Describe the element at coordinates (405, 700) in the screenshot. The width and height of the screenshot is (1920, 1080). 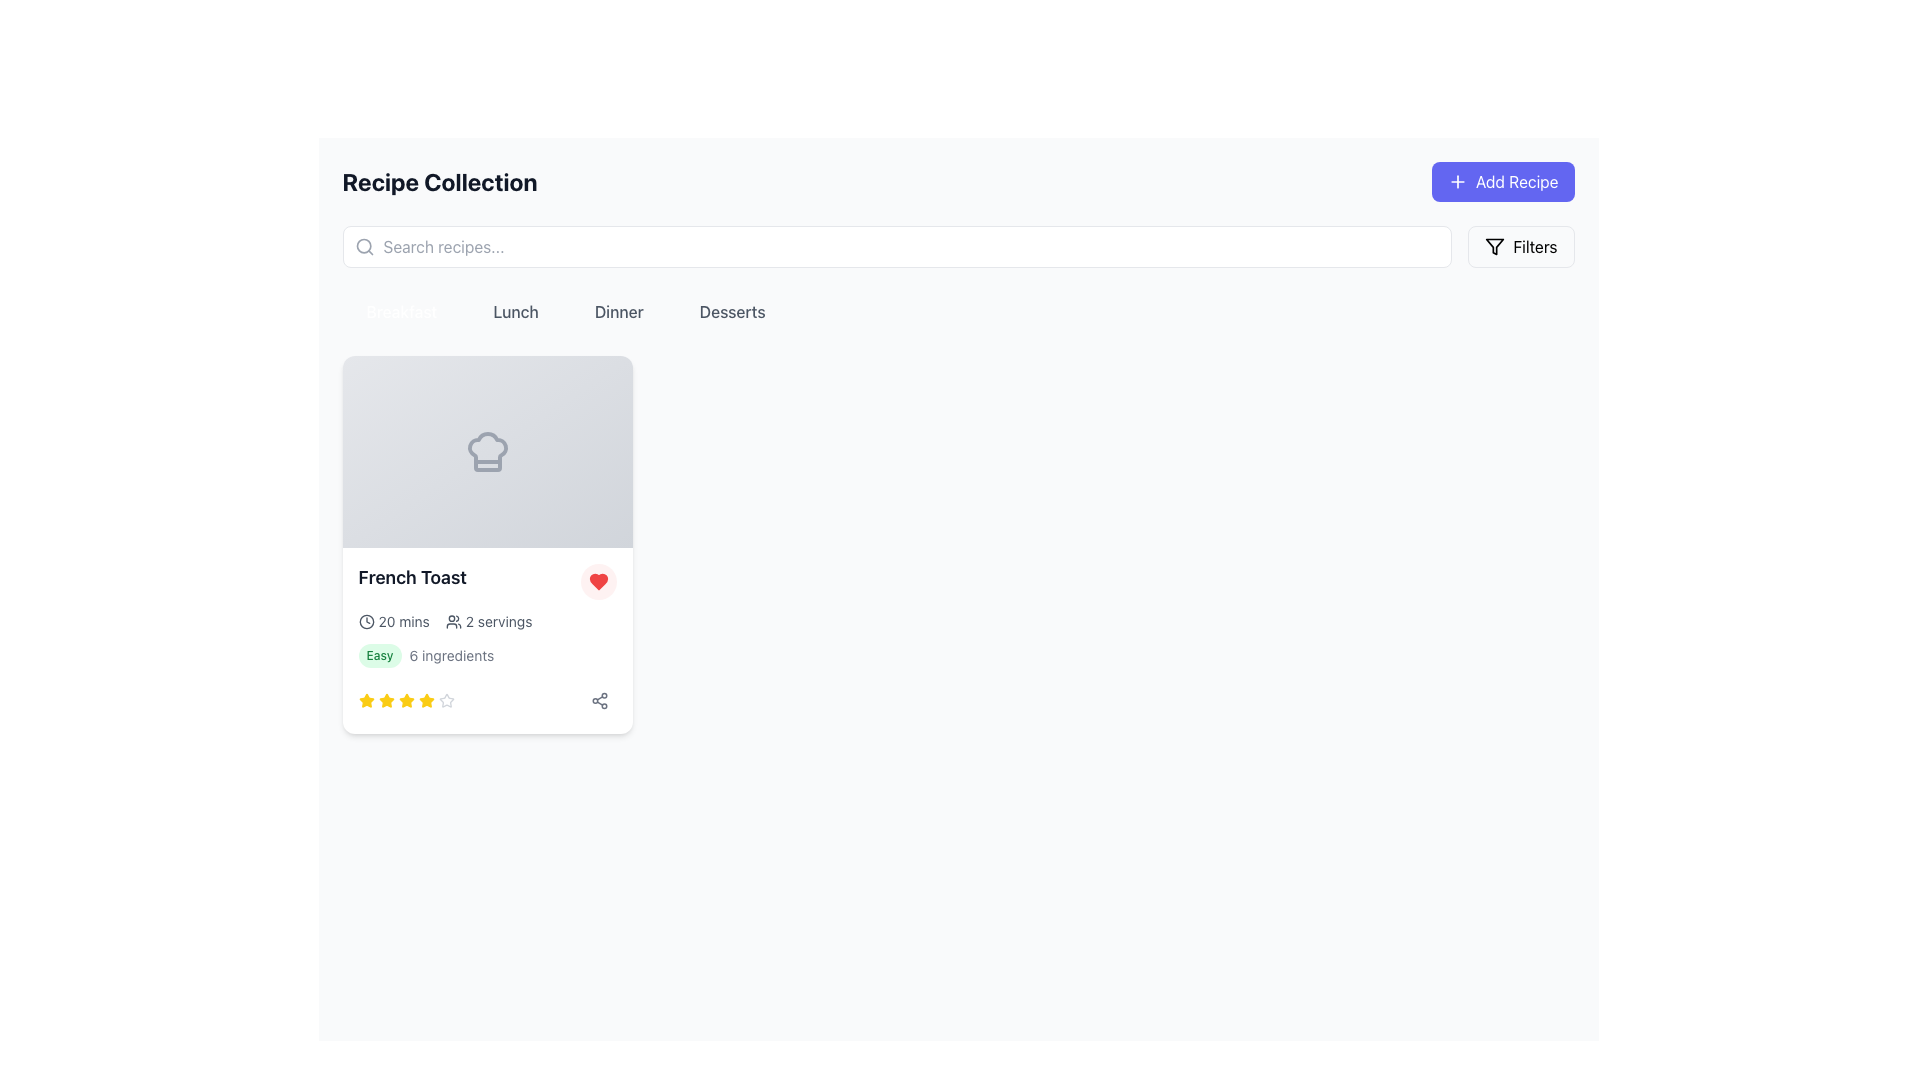
I see `the fourth yellow star icon` at that location.